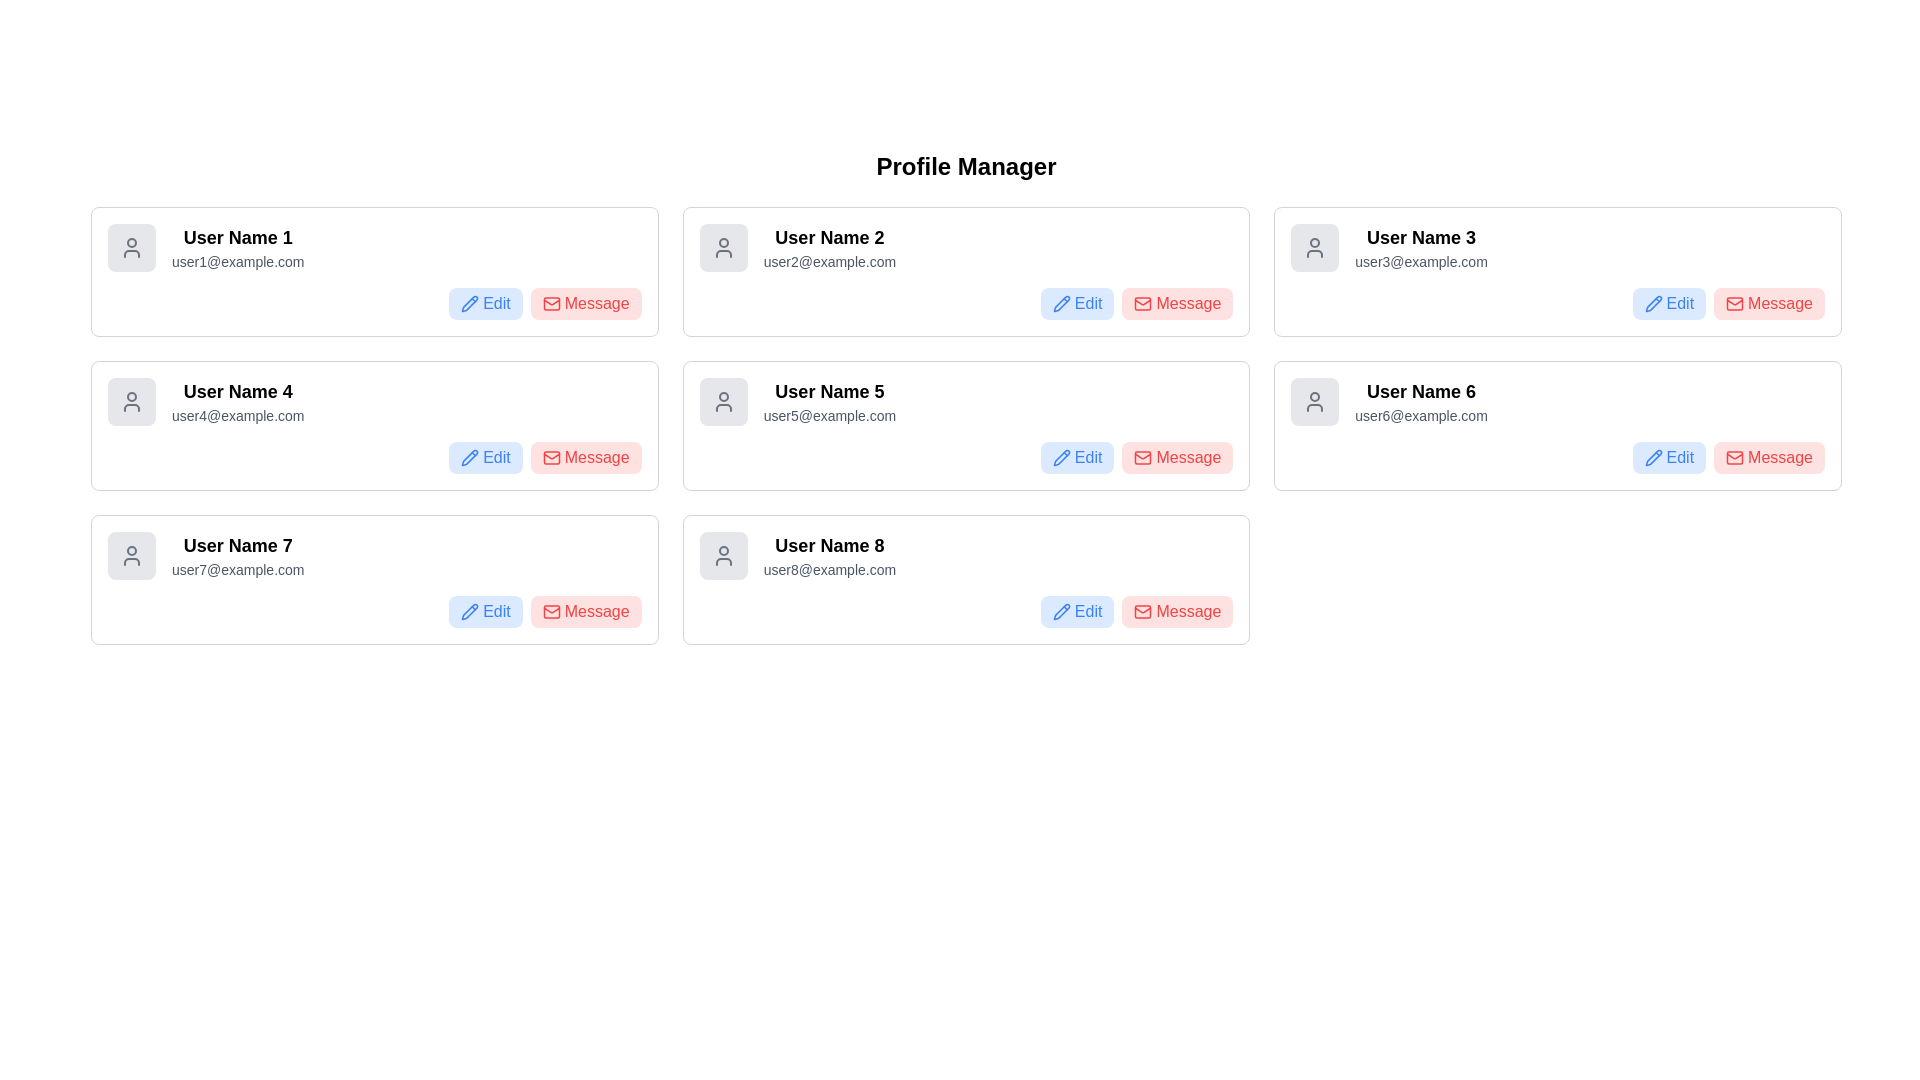 Image resolution: width=1920 pixels, height=1080 pixels. What do you see at coordinates (1143, 304) in the screenshot?
I see `message icon representing email or text messaging functionality, located in the second card, first row, second column of User Name 2's section in the Profile Manager interface` at bounding box center [1143, 304].